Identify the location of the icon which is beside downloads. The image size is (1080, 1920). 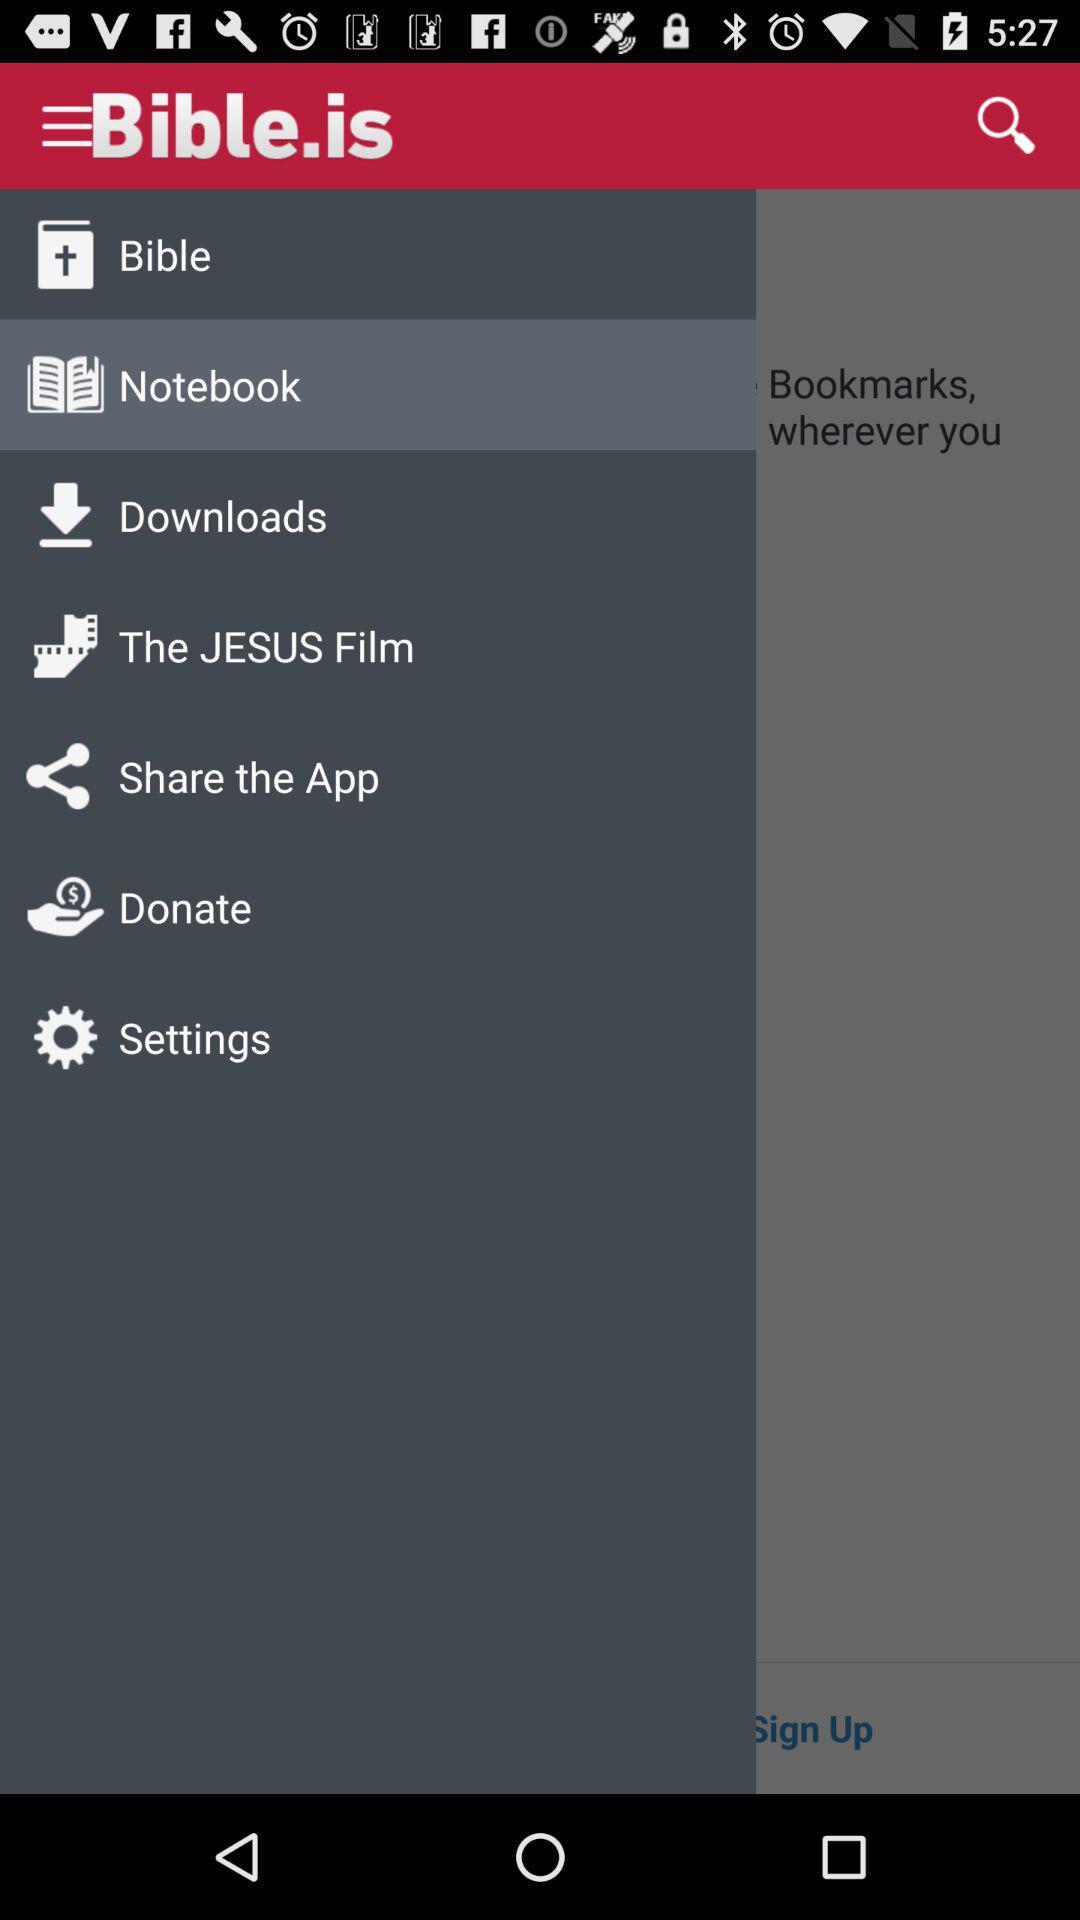
(64, 515).